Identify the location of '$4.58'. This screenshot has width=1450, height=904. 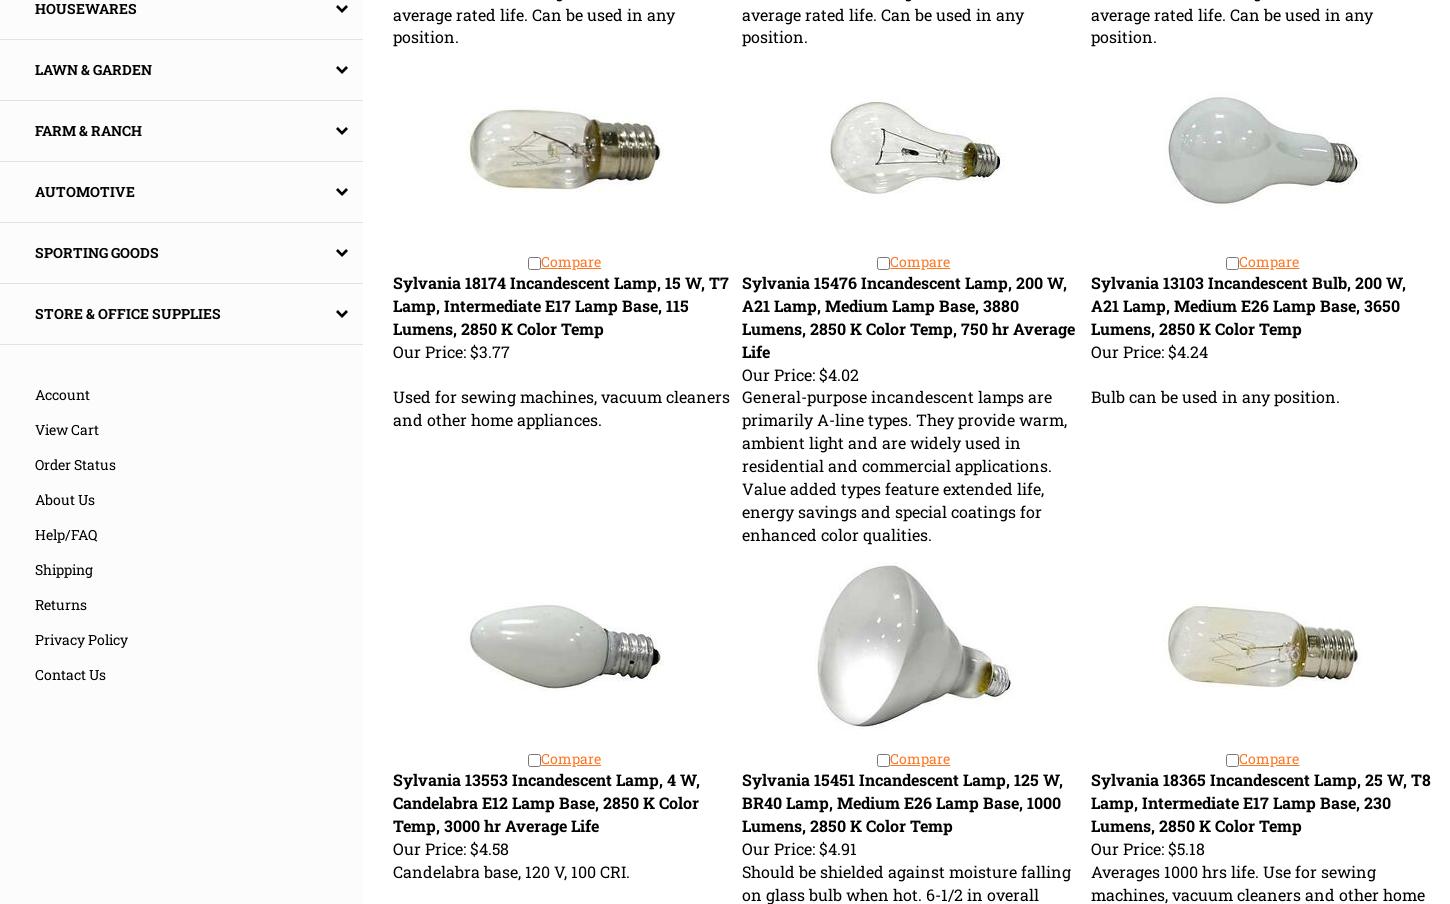
(486, 846).